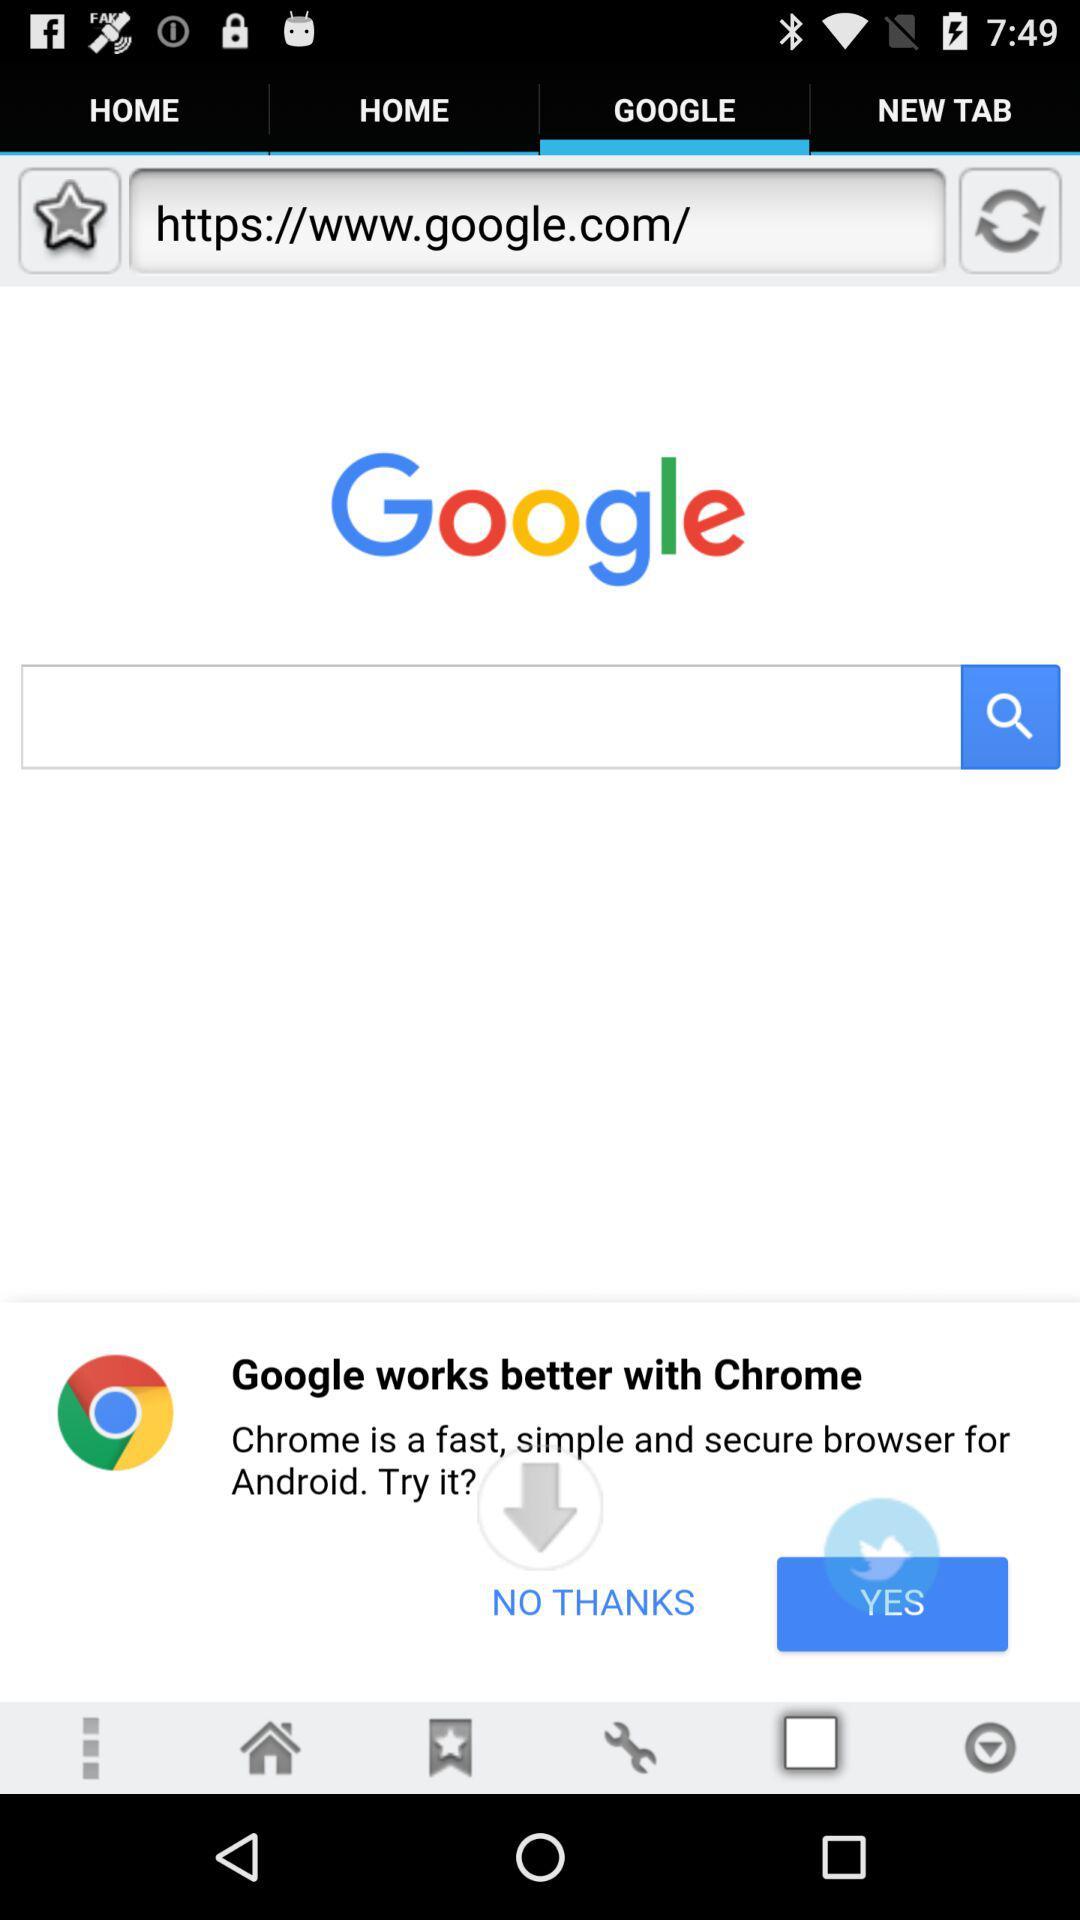 The width and height of the screenshot is (1080, 1920). I want to click on bookmarks, so click(450, 1746).